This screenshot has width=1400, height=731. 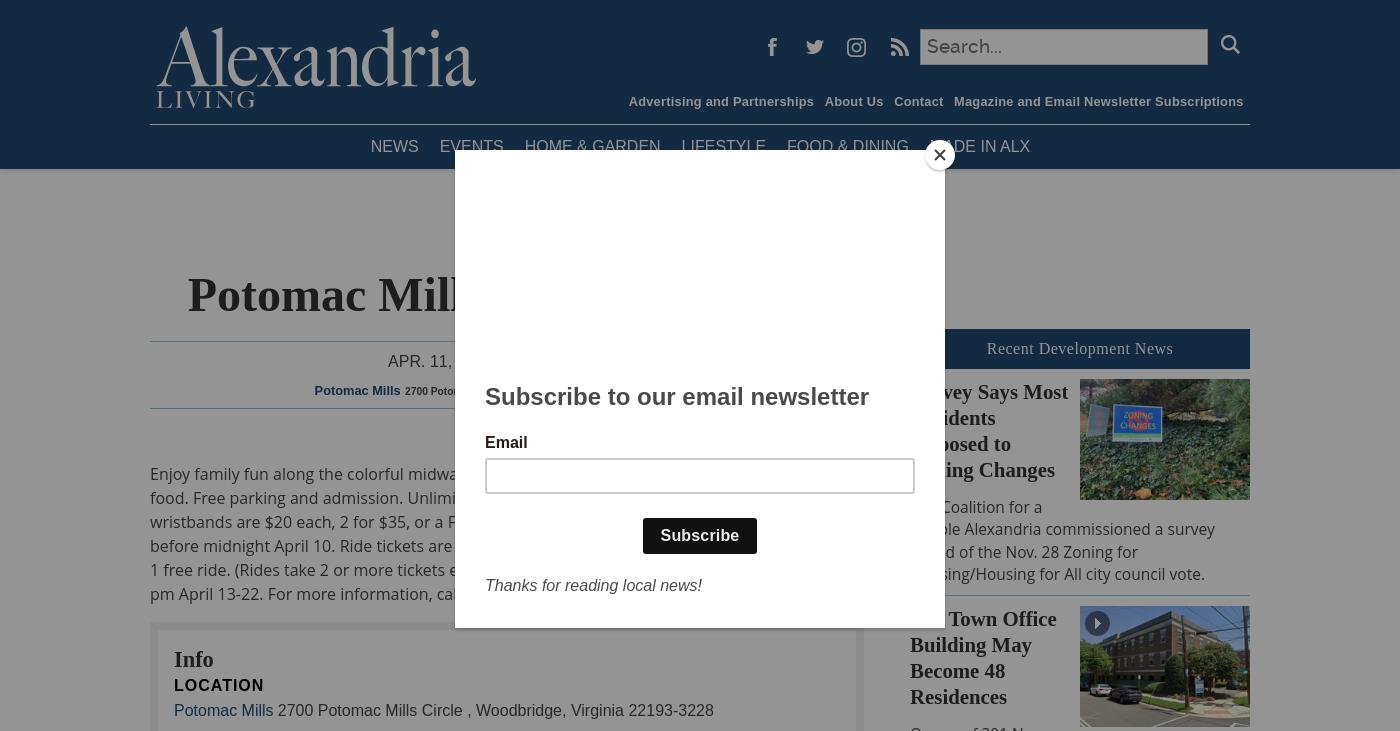 I want to click on 'Apr. 22, 2019', so click(x=573, y=360).